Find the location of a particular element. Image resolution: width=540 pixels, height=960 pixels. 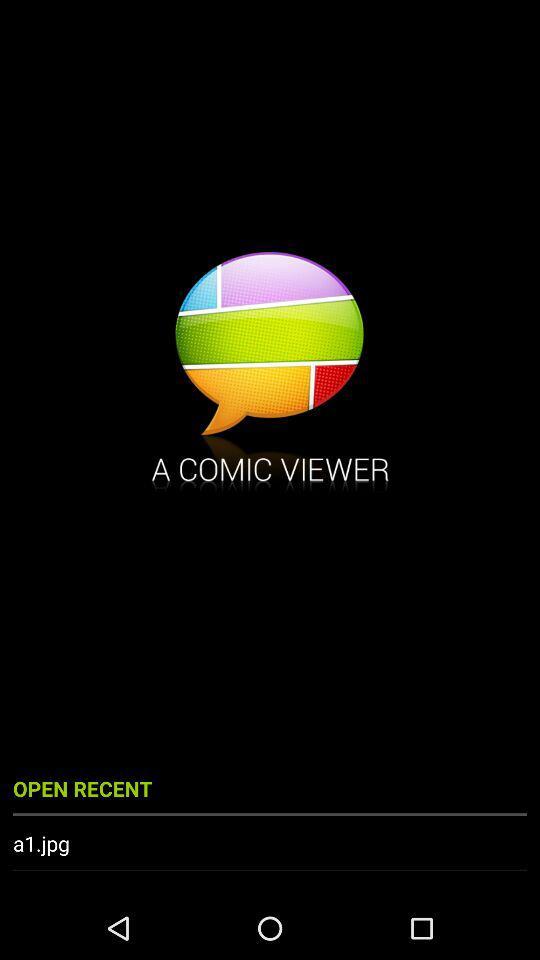

item below the open recent item is located at coordinates (270, 842).